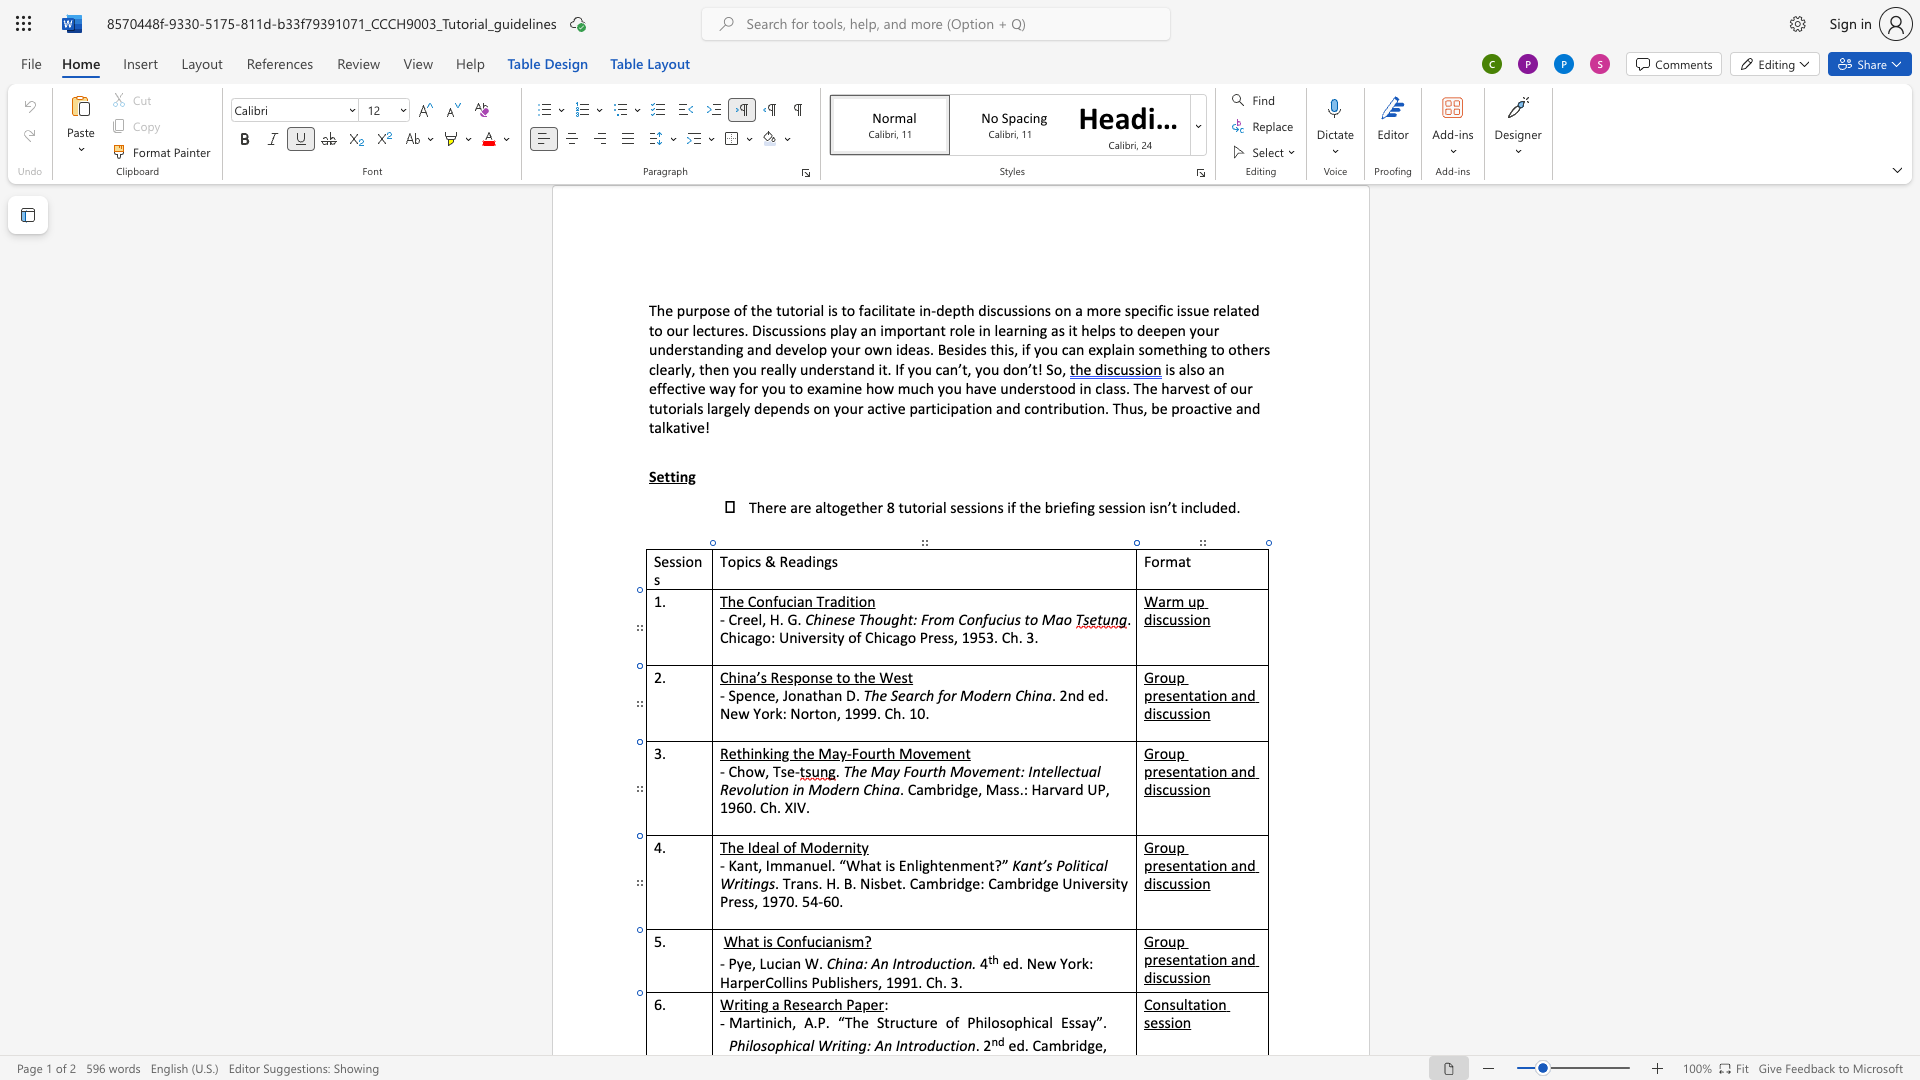 The image size is (1920, 1080). I want to click on the space between the continuous character "I" and "n" in the text, so click(899, 1044).